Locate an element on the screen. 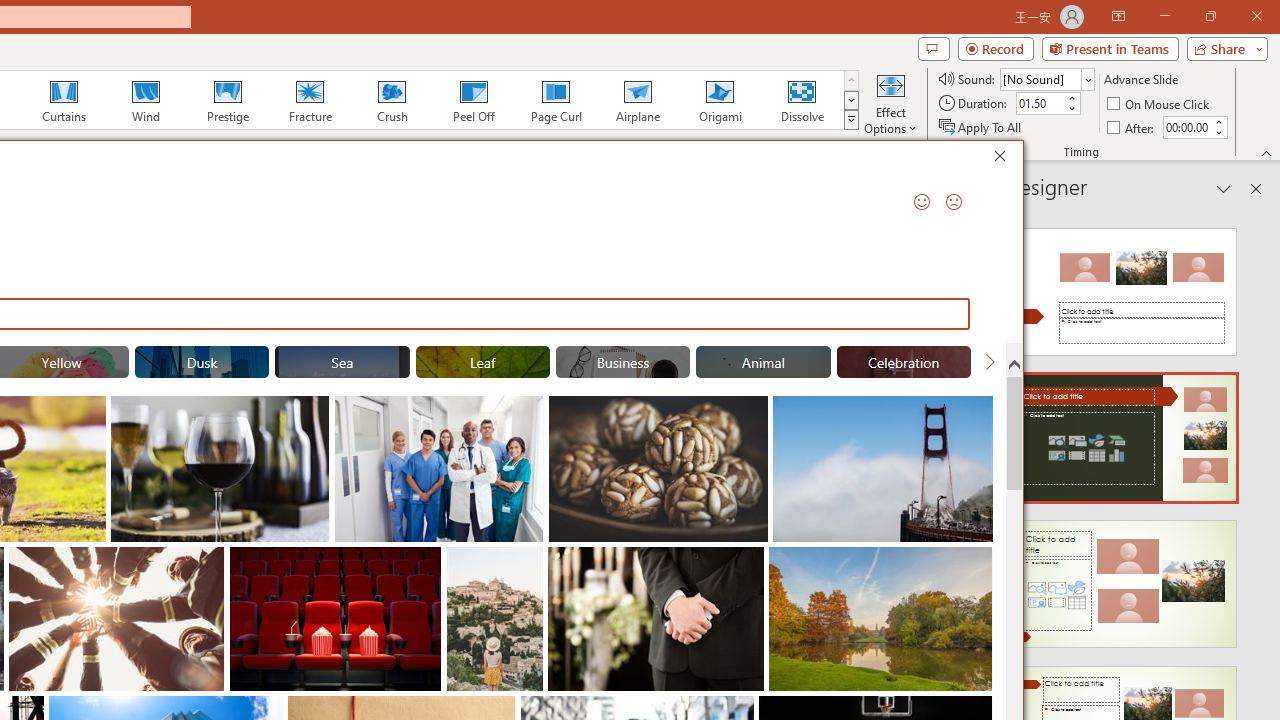  '"Business" Stock Images.' is located at coordinates (621, 362).